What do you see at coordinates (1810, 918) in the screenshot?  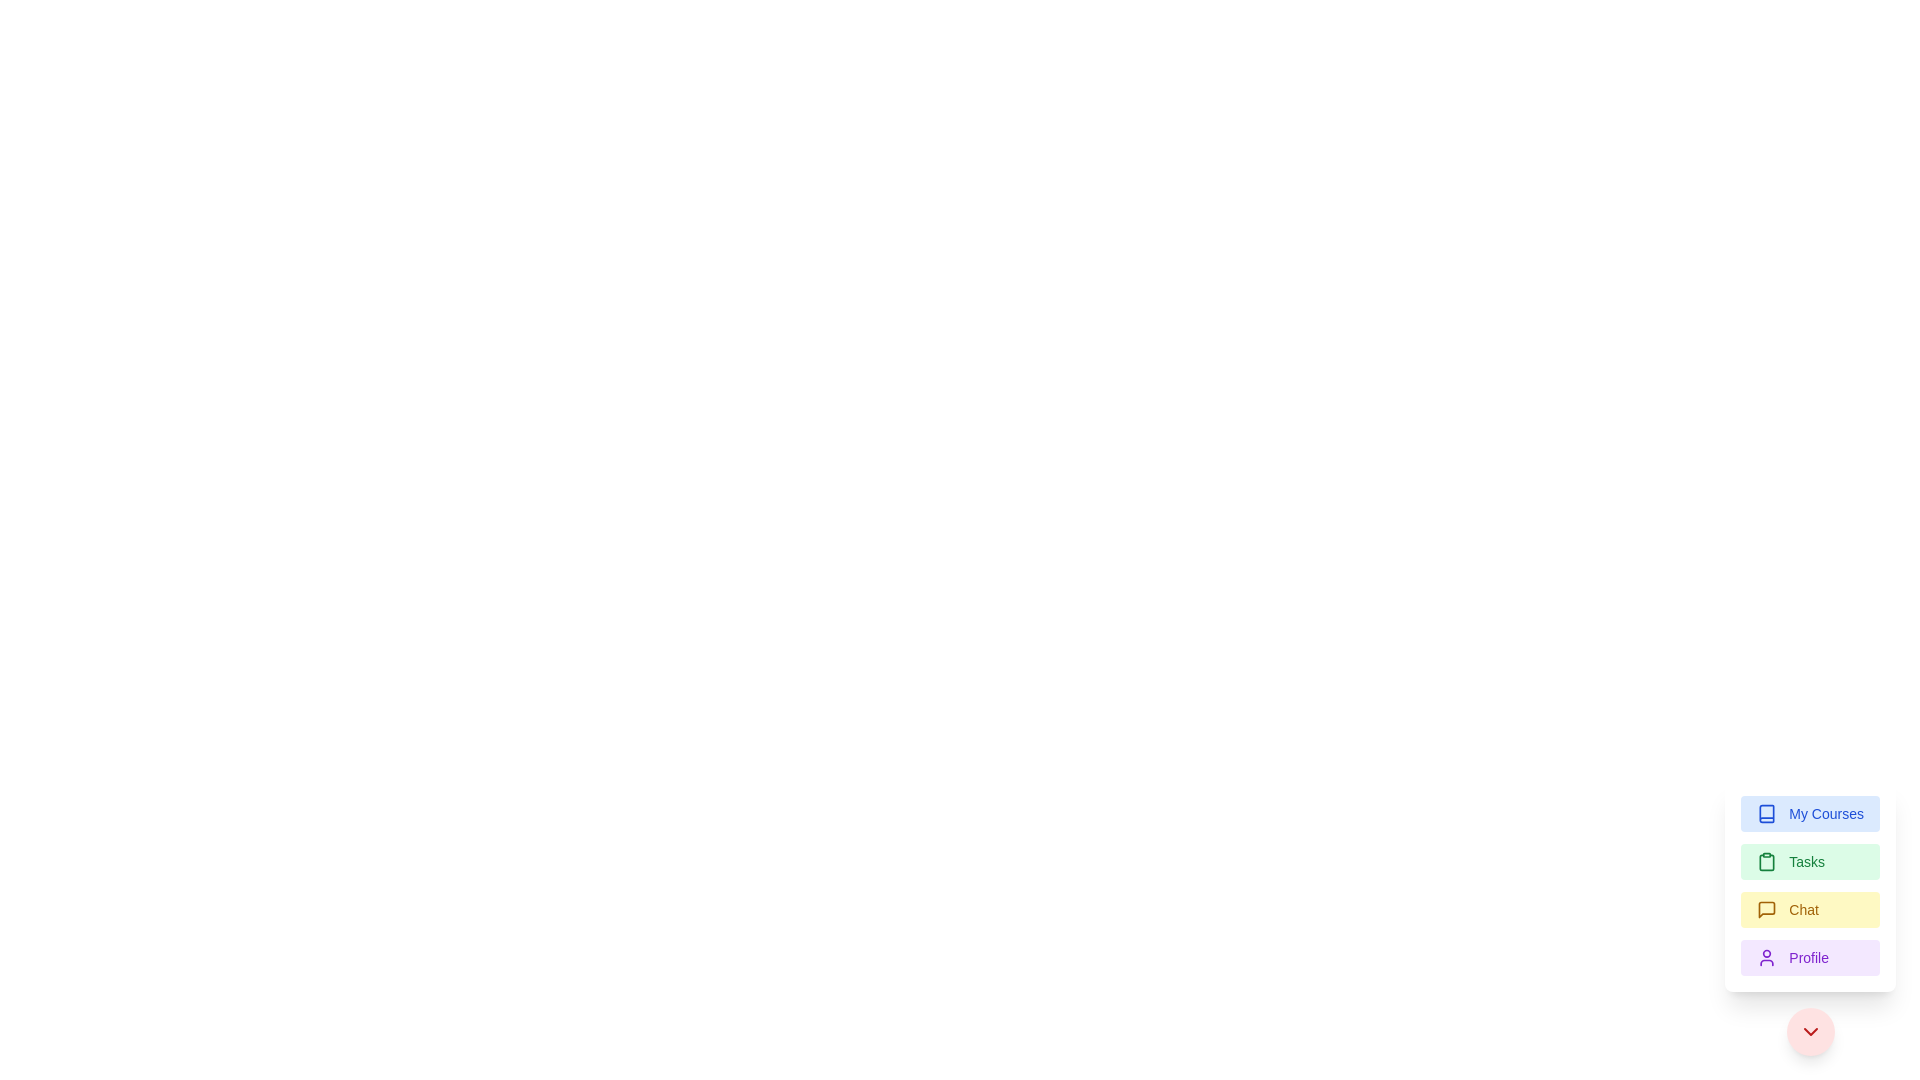 I see `the 'Chat' button, which has a yellow background and a speech bubble icon, located as the third button from the top in the vertically stacked menu in the bottom-right corner of the interface` at bounding box center [1810, 918].